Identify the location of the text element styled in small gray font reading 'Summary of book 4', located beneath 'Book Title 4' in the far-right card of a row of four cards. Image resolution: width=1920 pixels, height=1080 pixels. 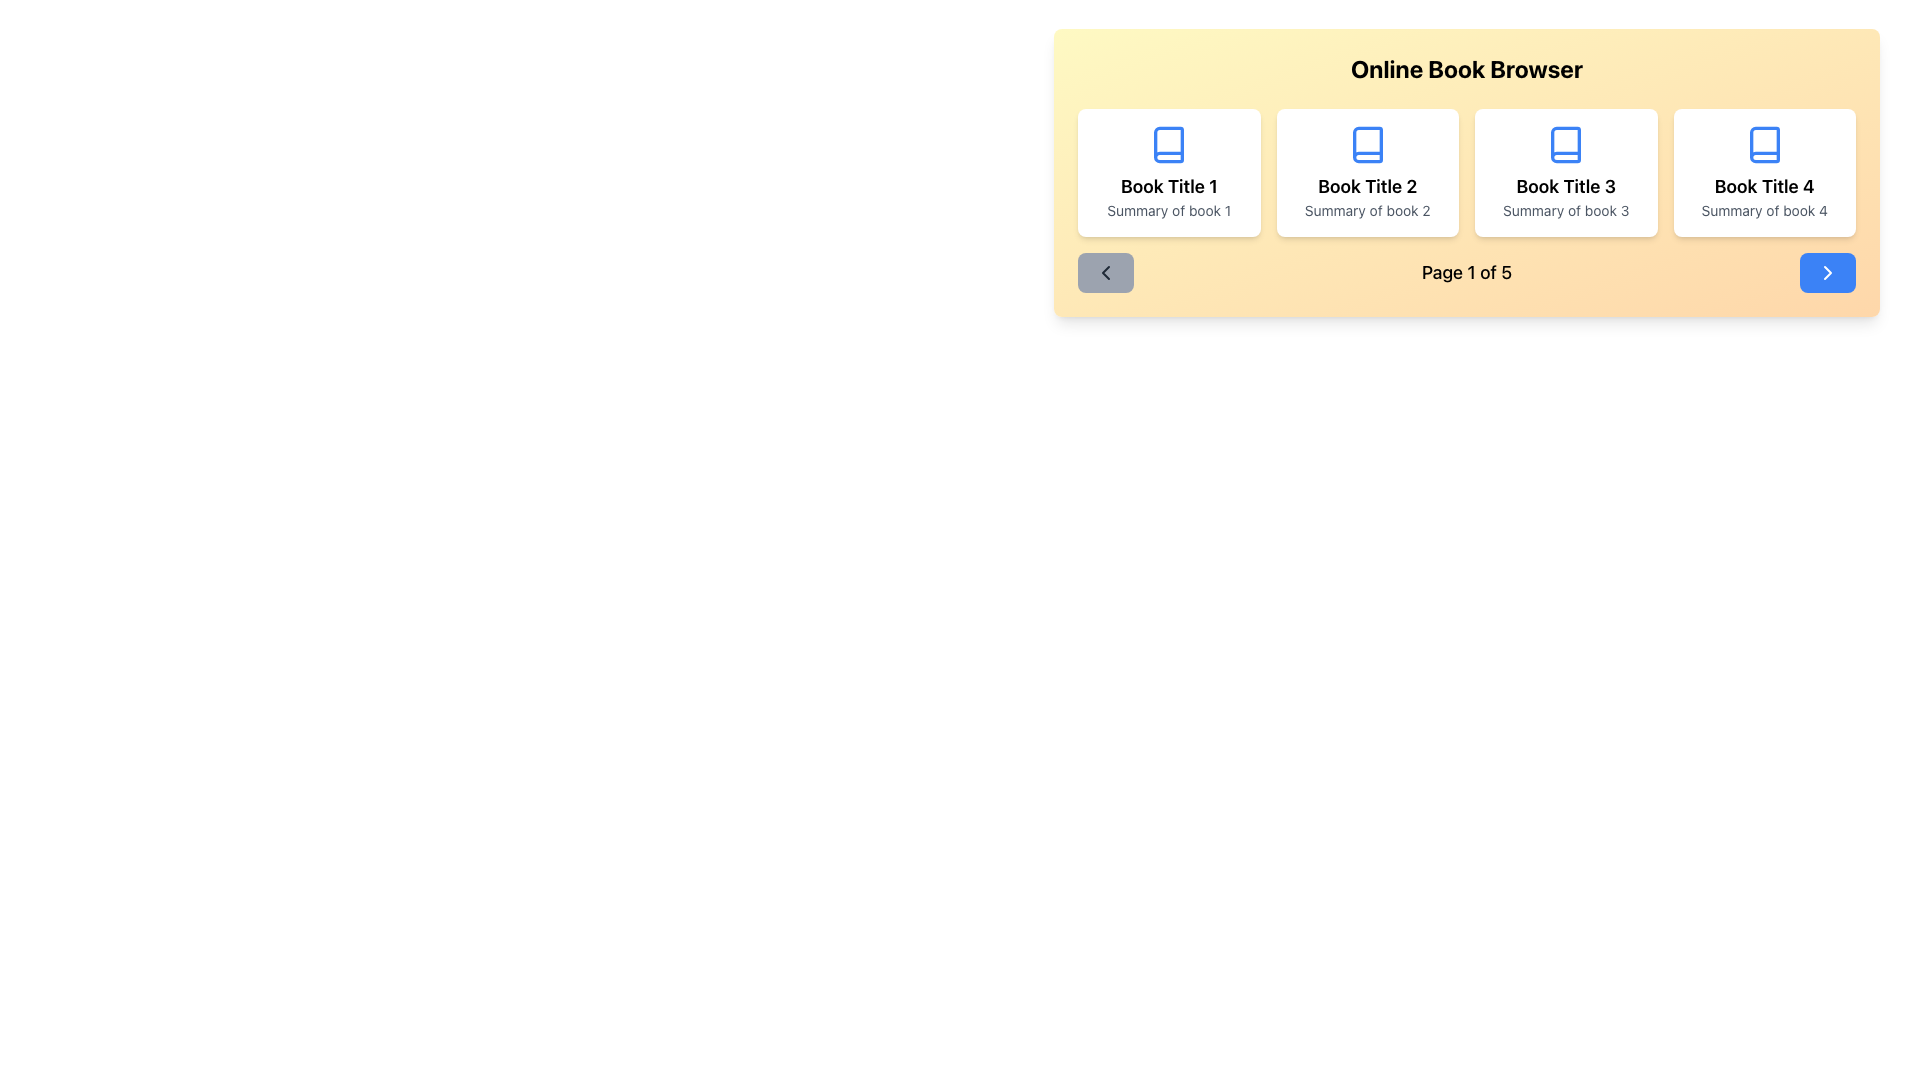
(1764, 211).